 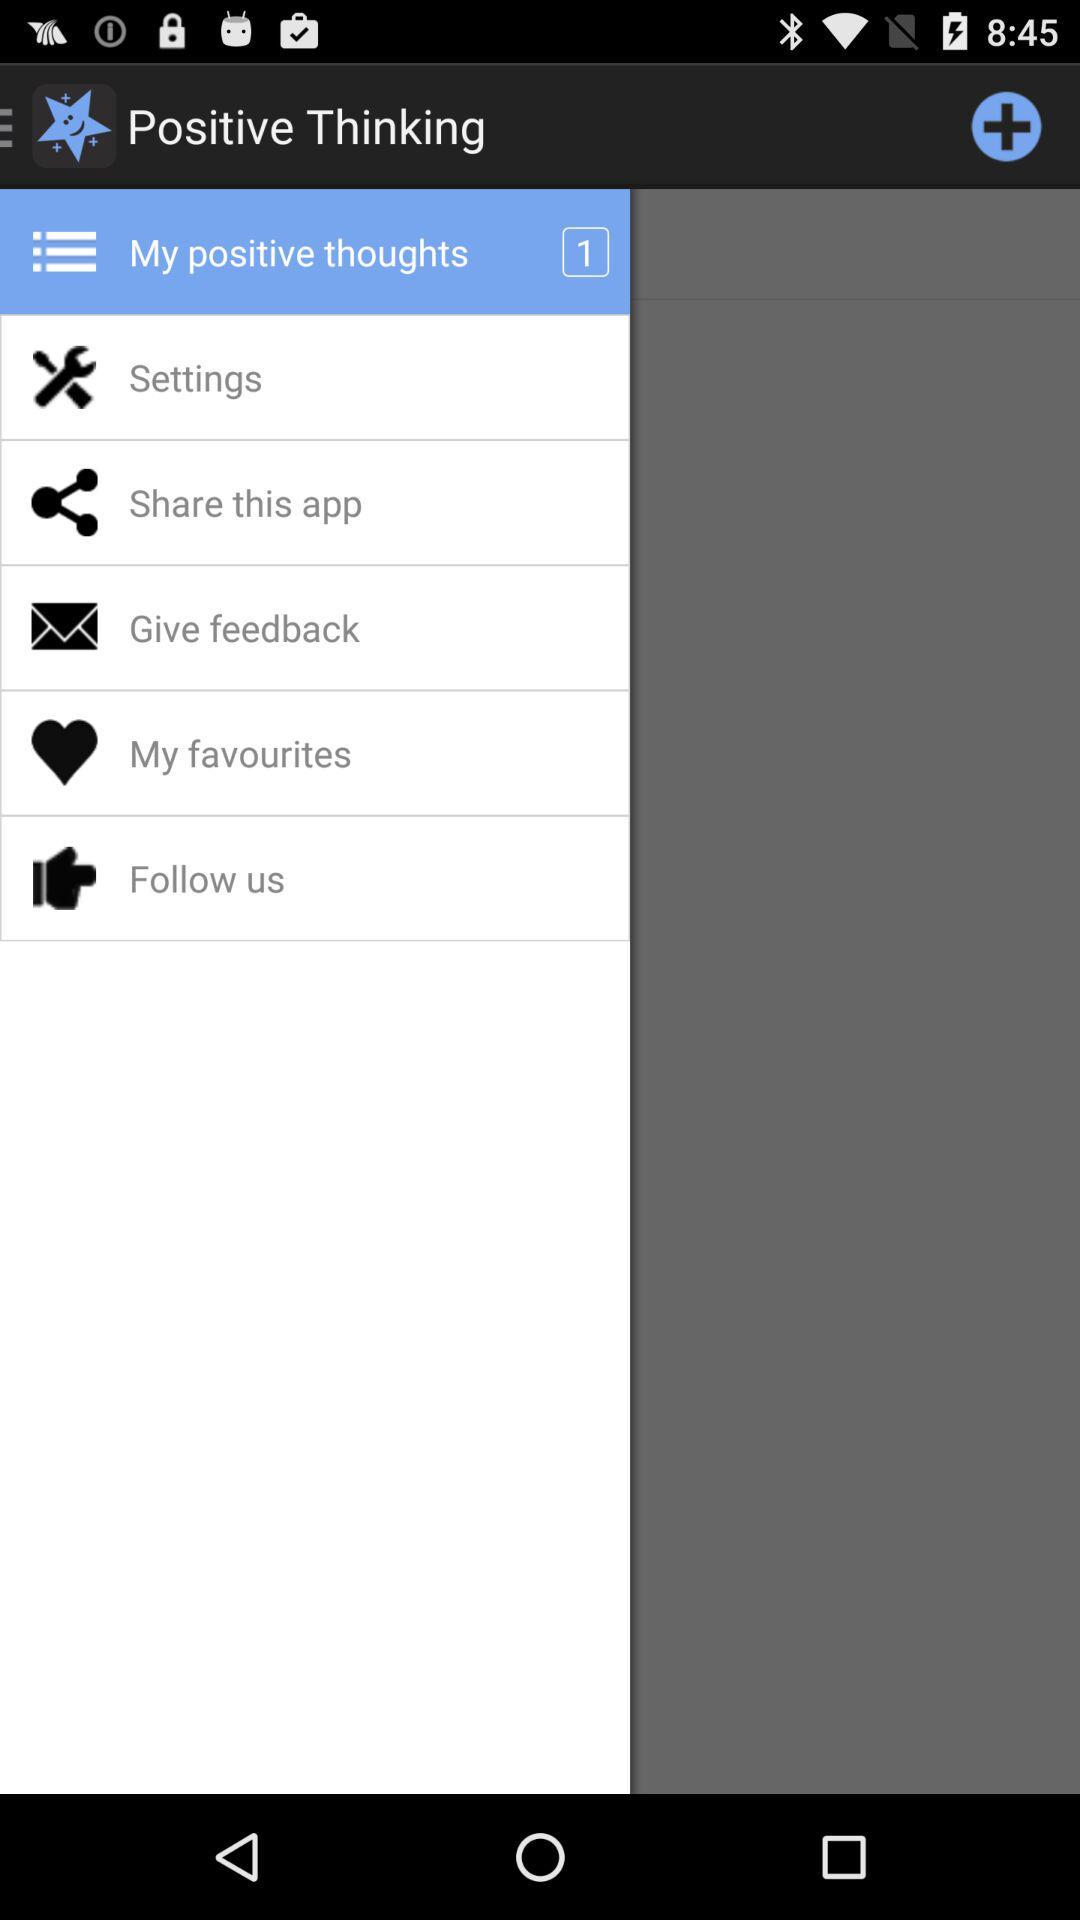 What do you see at coordinates (1006, 124) in the screenshot?
I see `icon at the top right corner` at bounding box center [1006, 124].